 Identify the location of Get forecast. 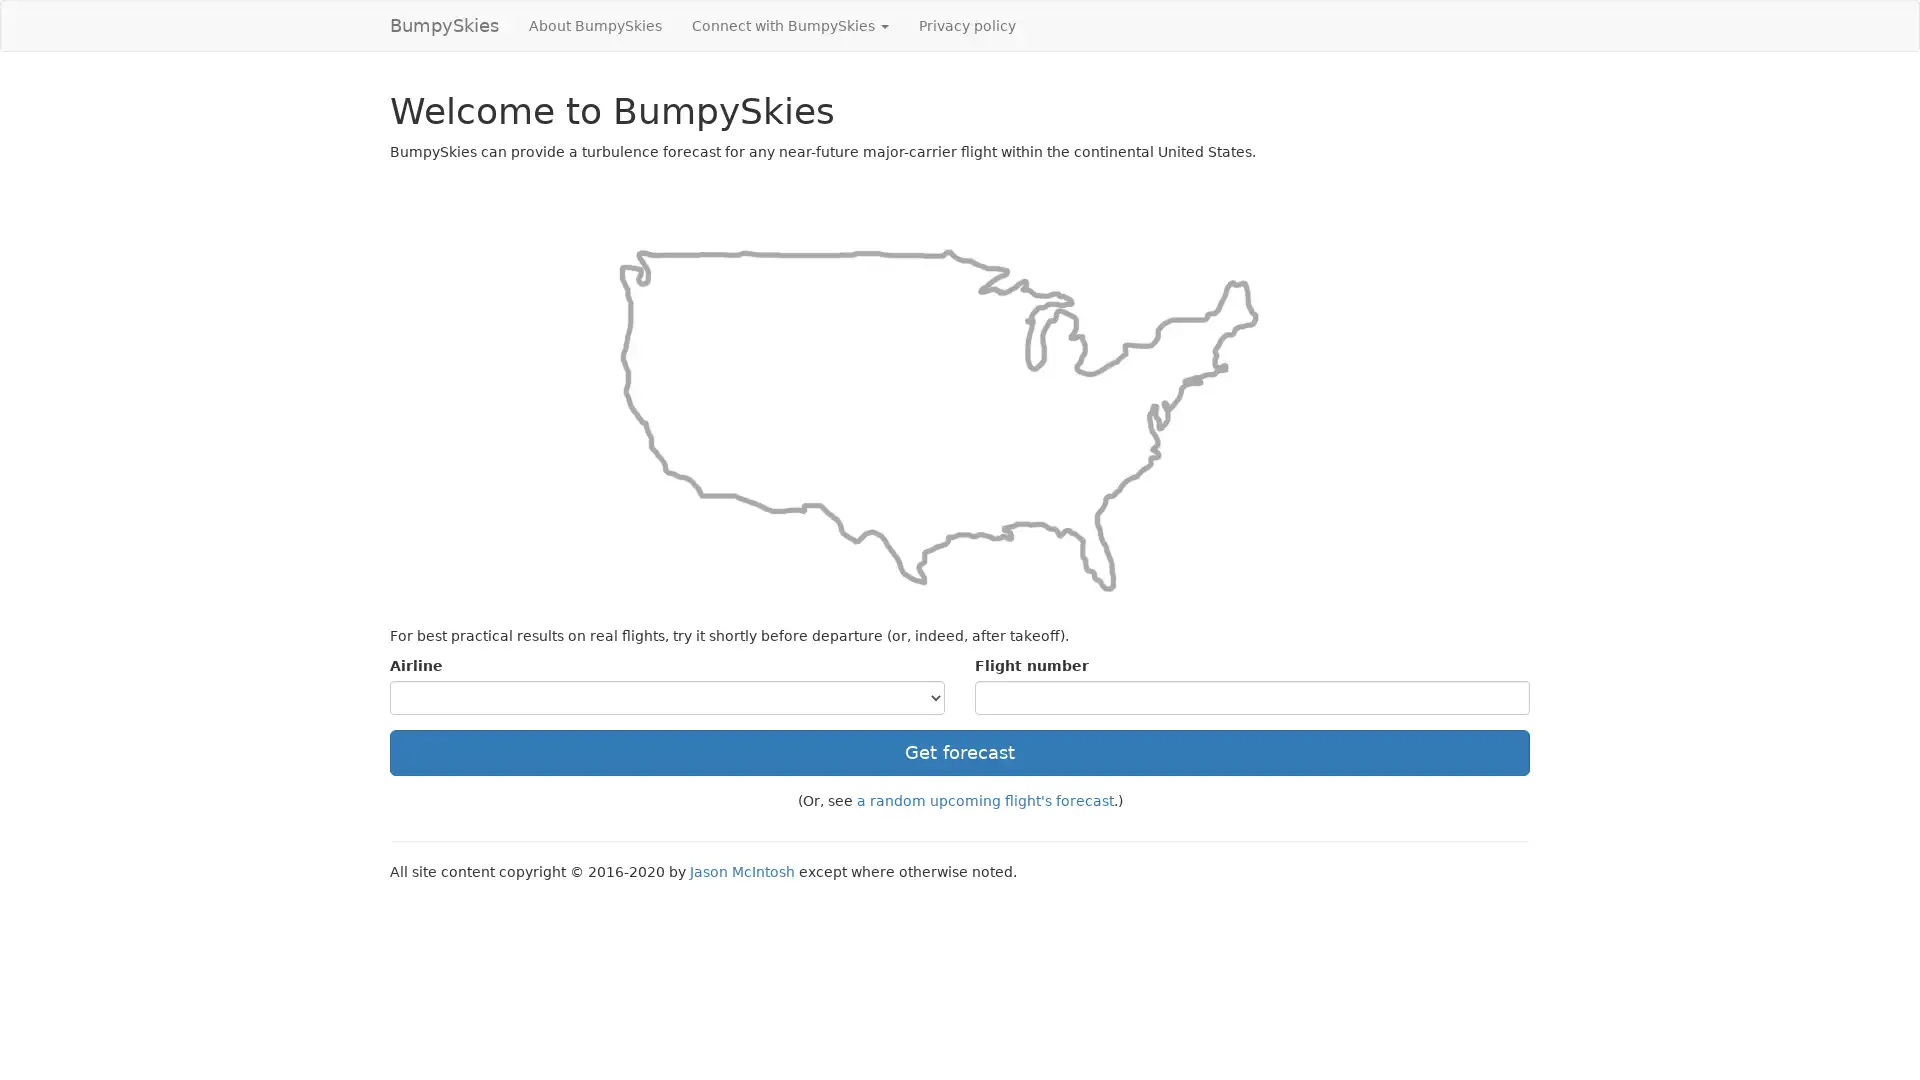
(960, 752).